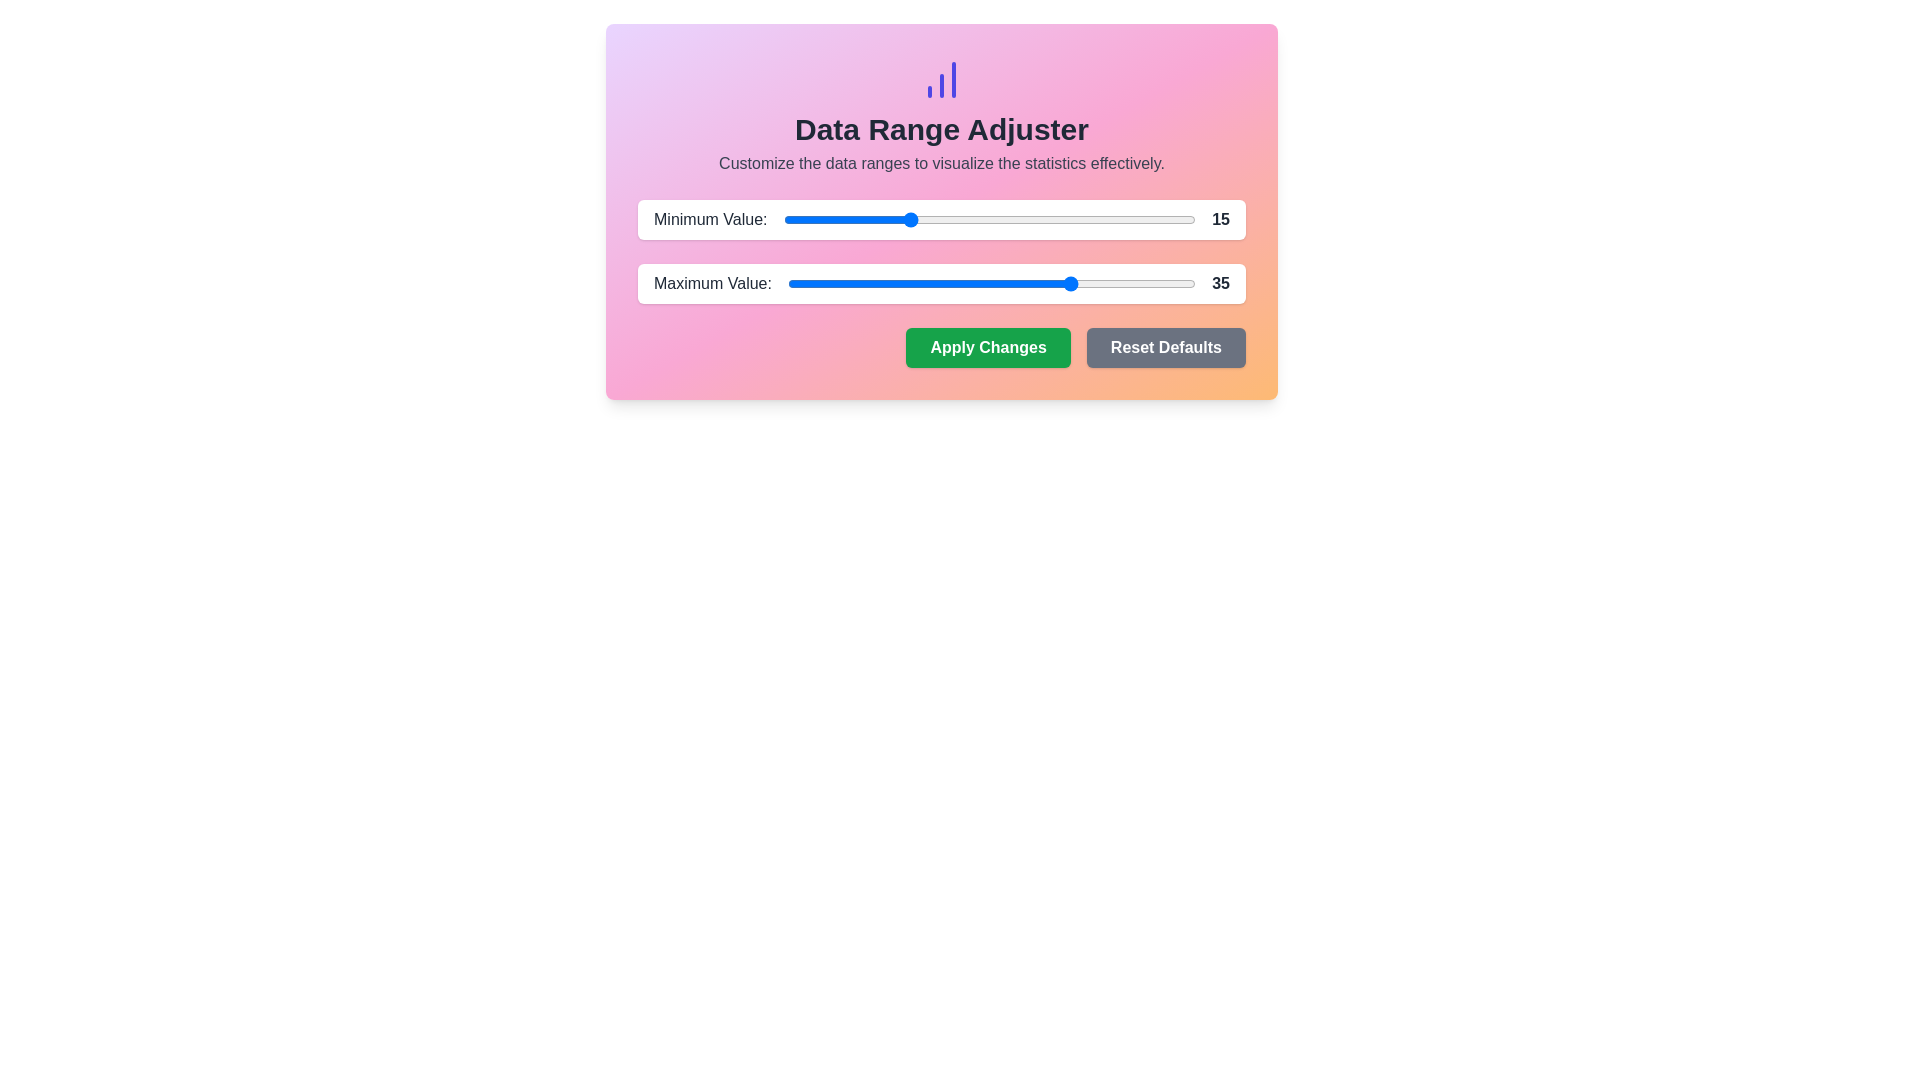 The image size is (1920, 1080). Describe the element at coordinates (800, 219) in the screenshot. I see `the slider to set the range value to 2` at that location.